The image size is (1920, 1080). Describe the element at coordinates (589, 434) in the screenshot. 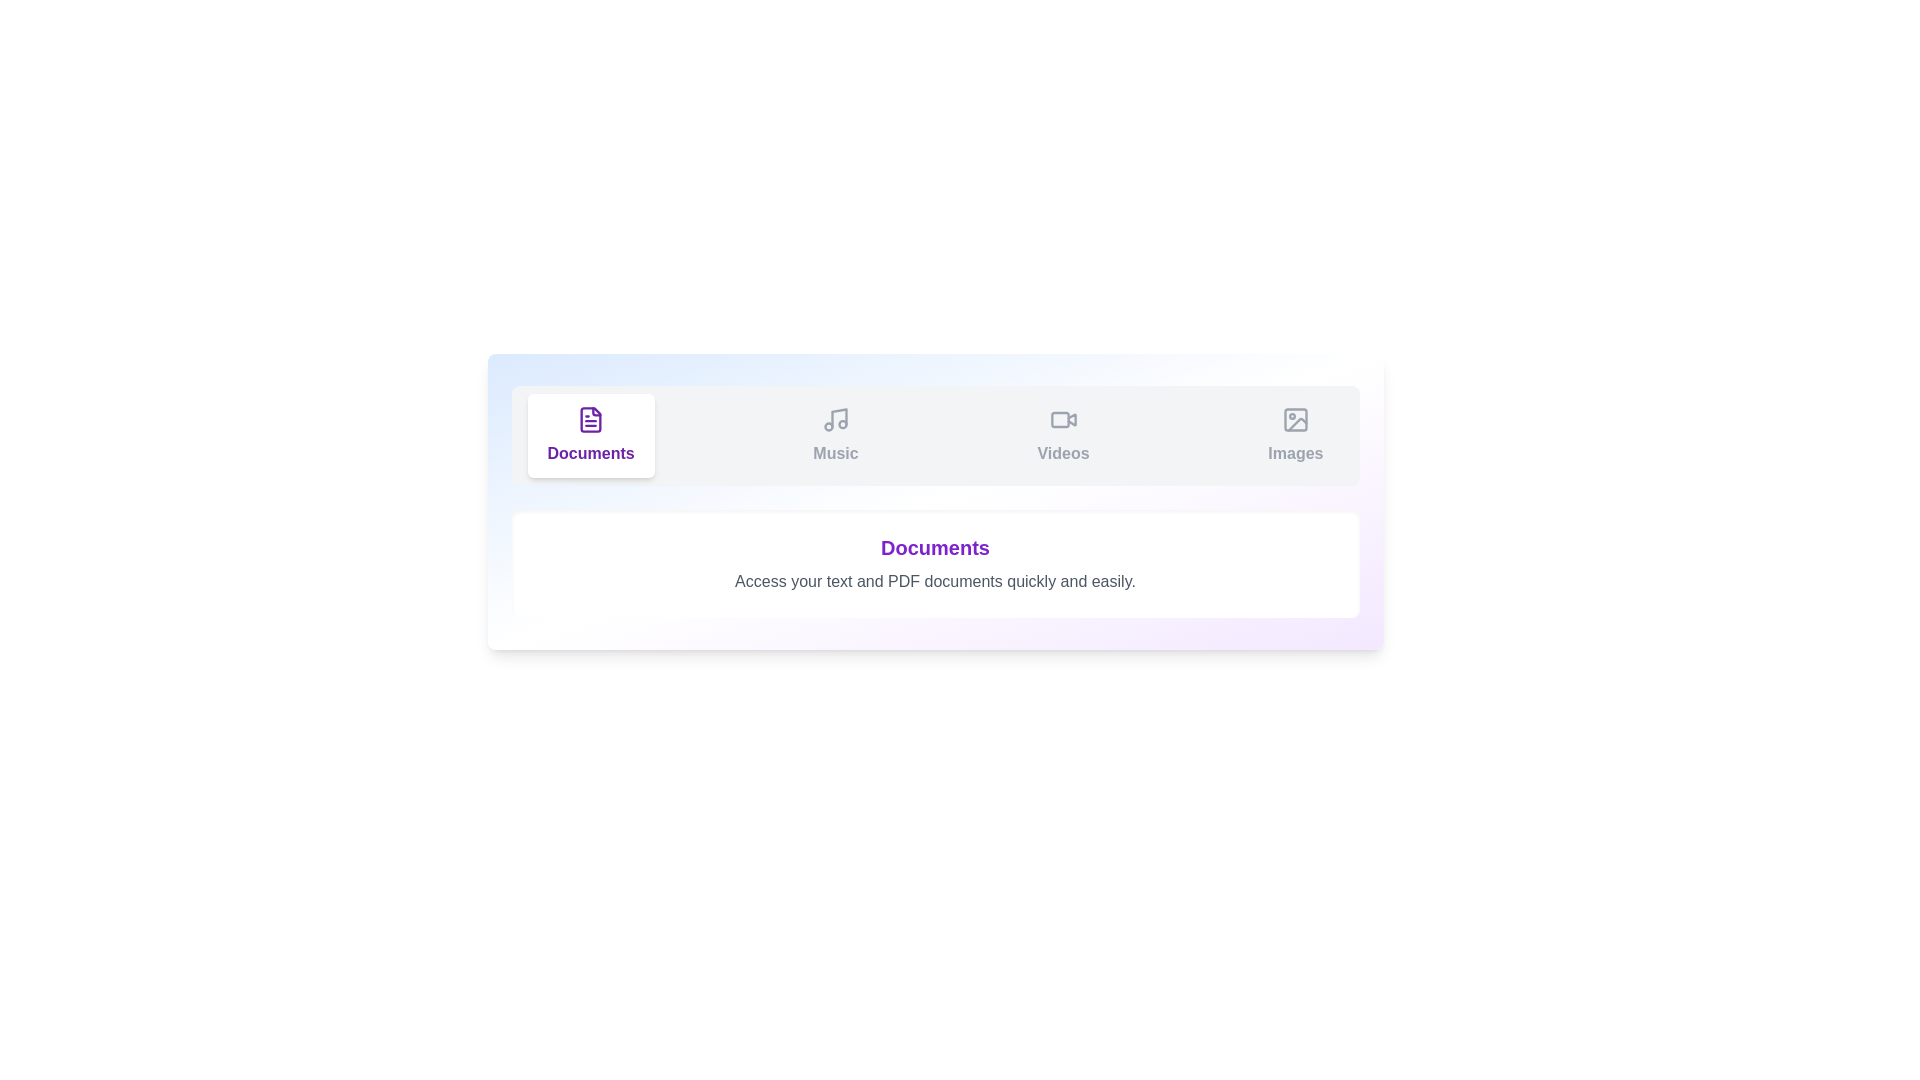

I see `the tab labeled Documents to view its content` at that location.